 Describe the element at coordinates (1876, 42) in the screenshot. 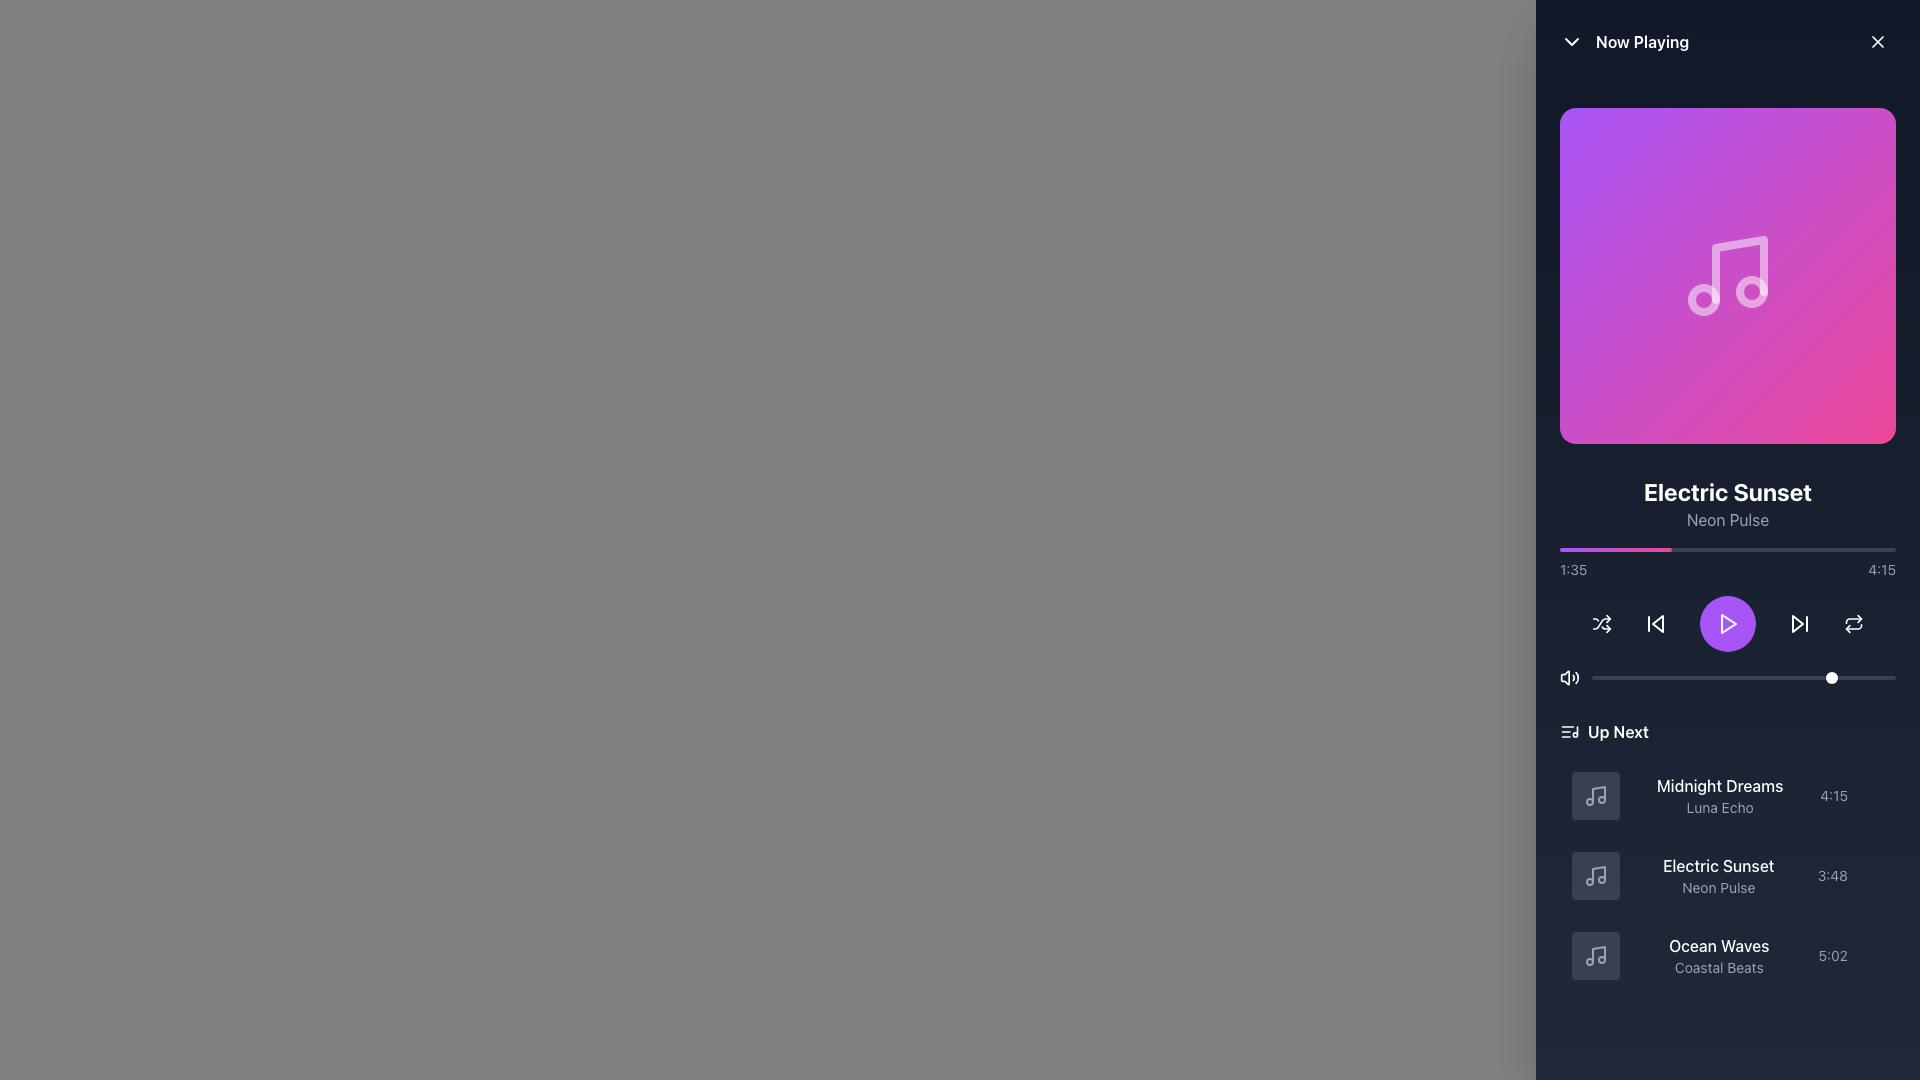

I see `the close button located at the top-right corner of the interface` at that location.